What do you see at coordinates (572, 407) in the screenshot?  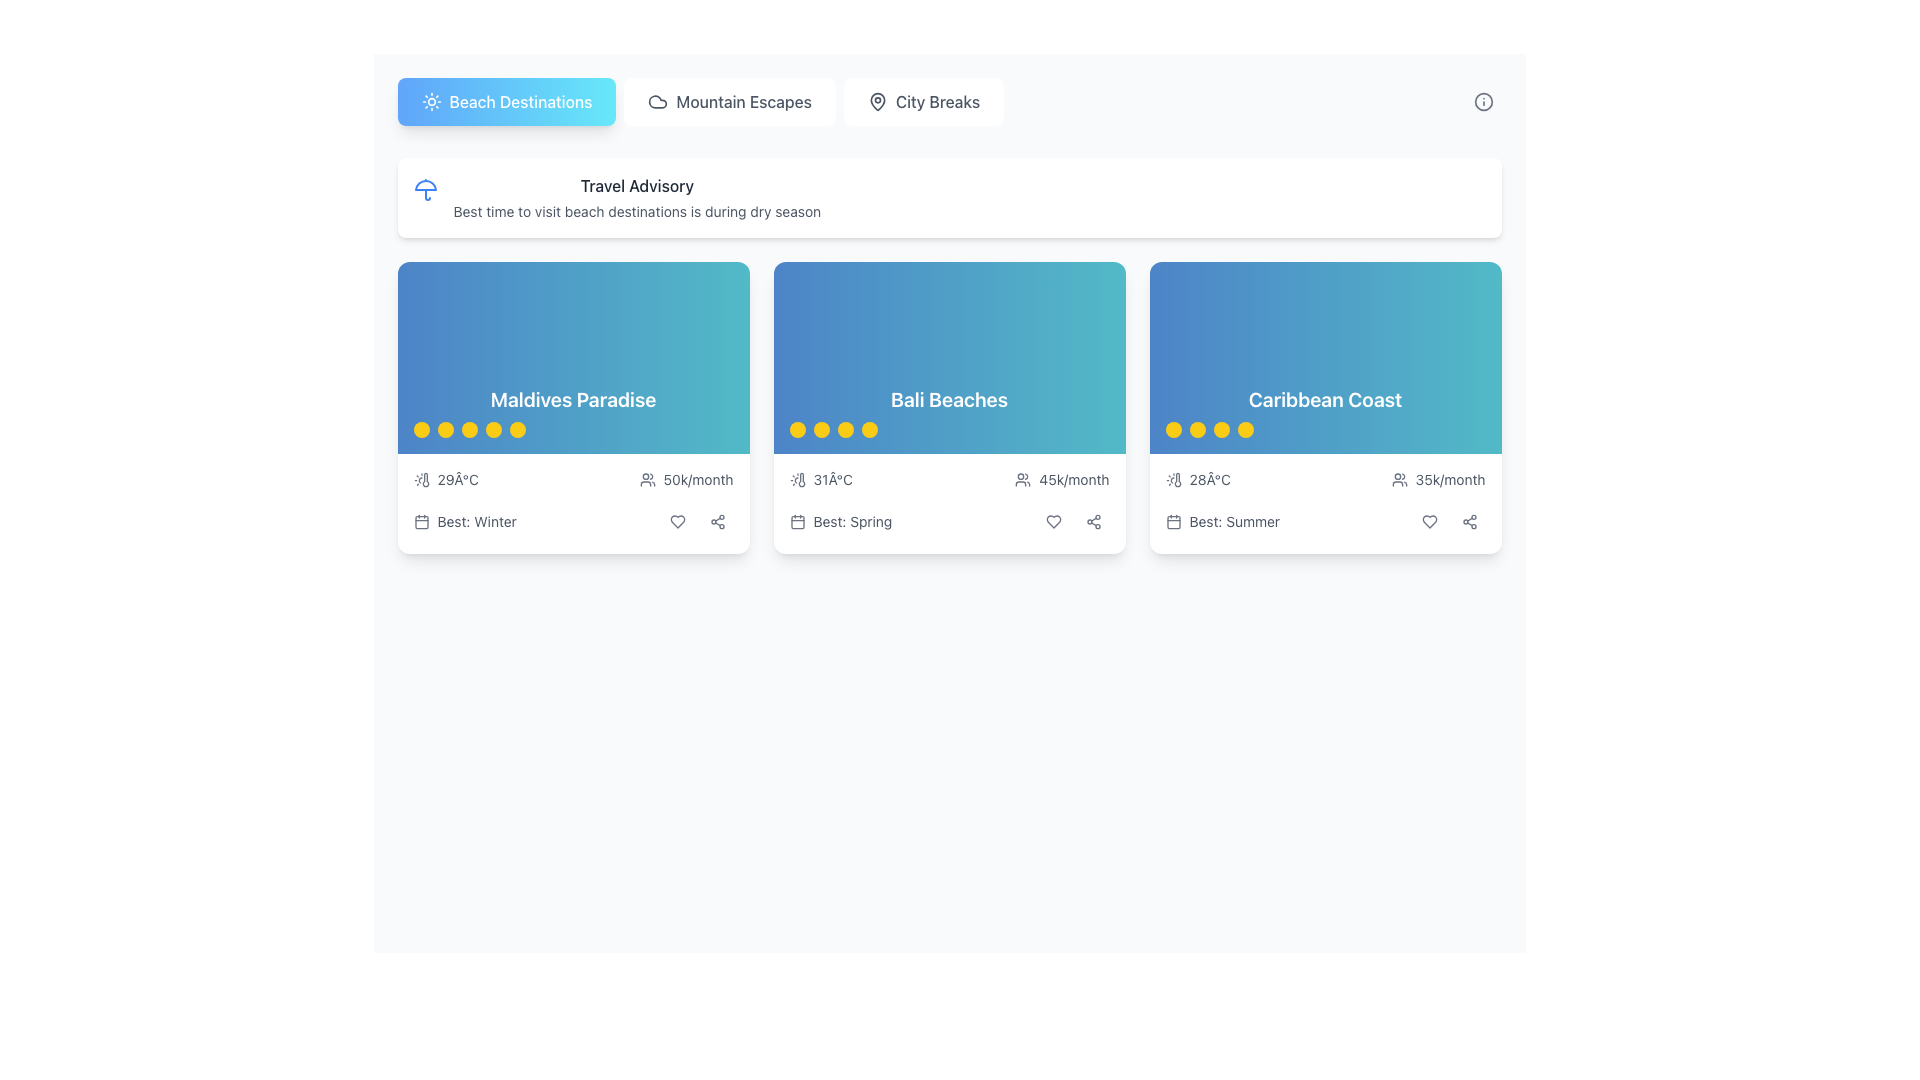 I see `the travel destination card titled 'Maldives Paradise' which is the first card in a row of three under the 'Travel Advisory' section` at bounding box center [572, 407].